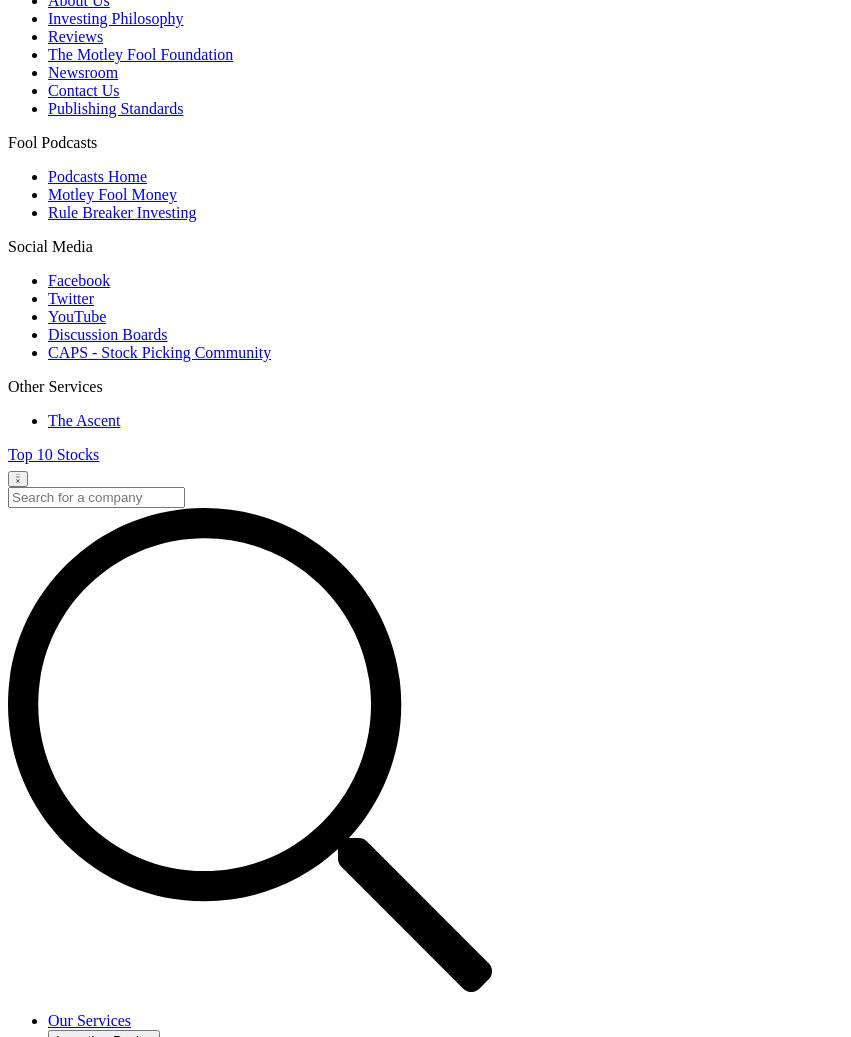 This screenshot has width=851, height=1037. What do you see at coordinates (70, 297) in the screenshot?
I see `'Twitter'` at bounding box center [70, 297].